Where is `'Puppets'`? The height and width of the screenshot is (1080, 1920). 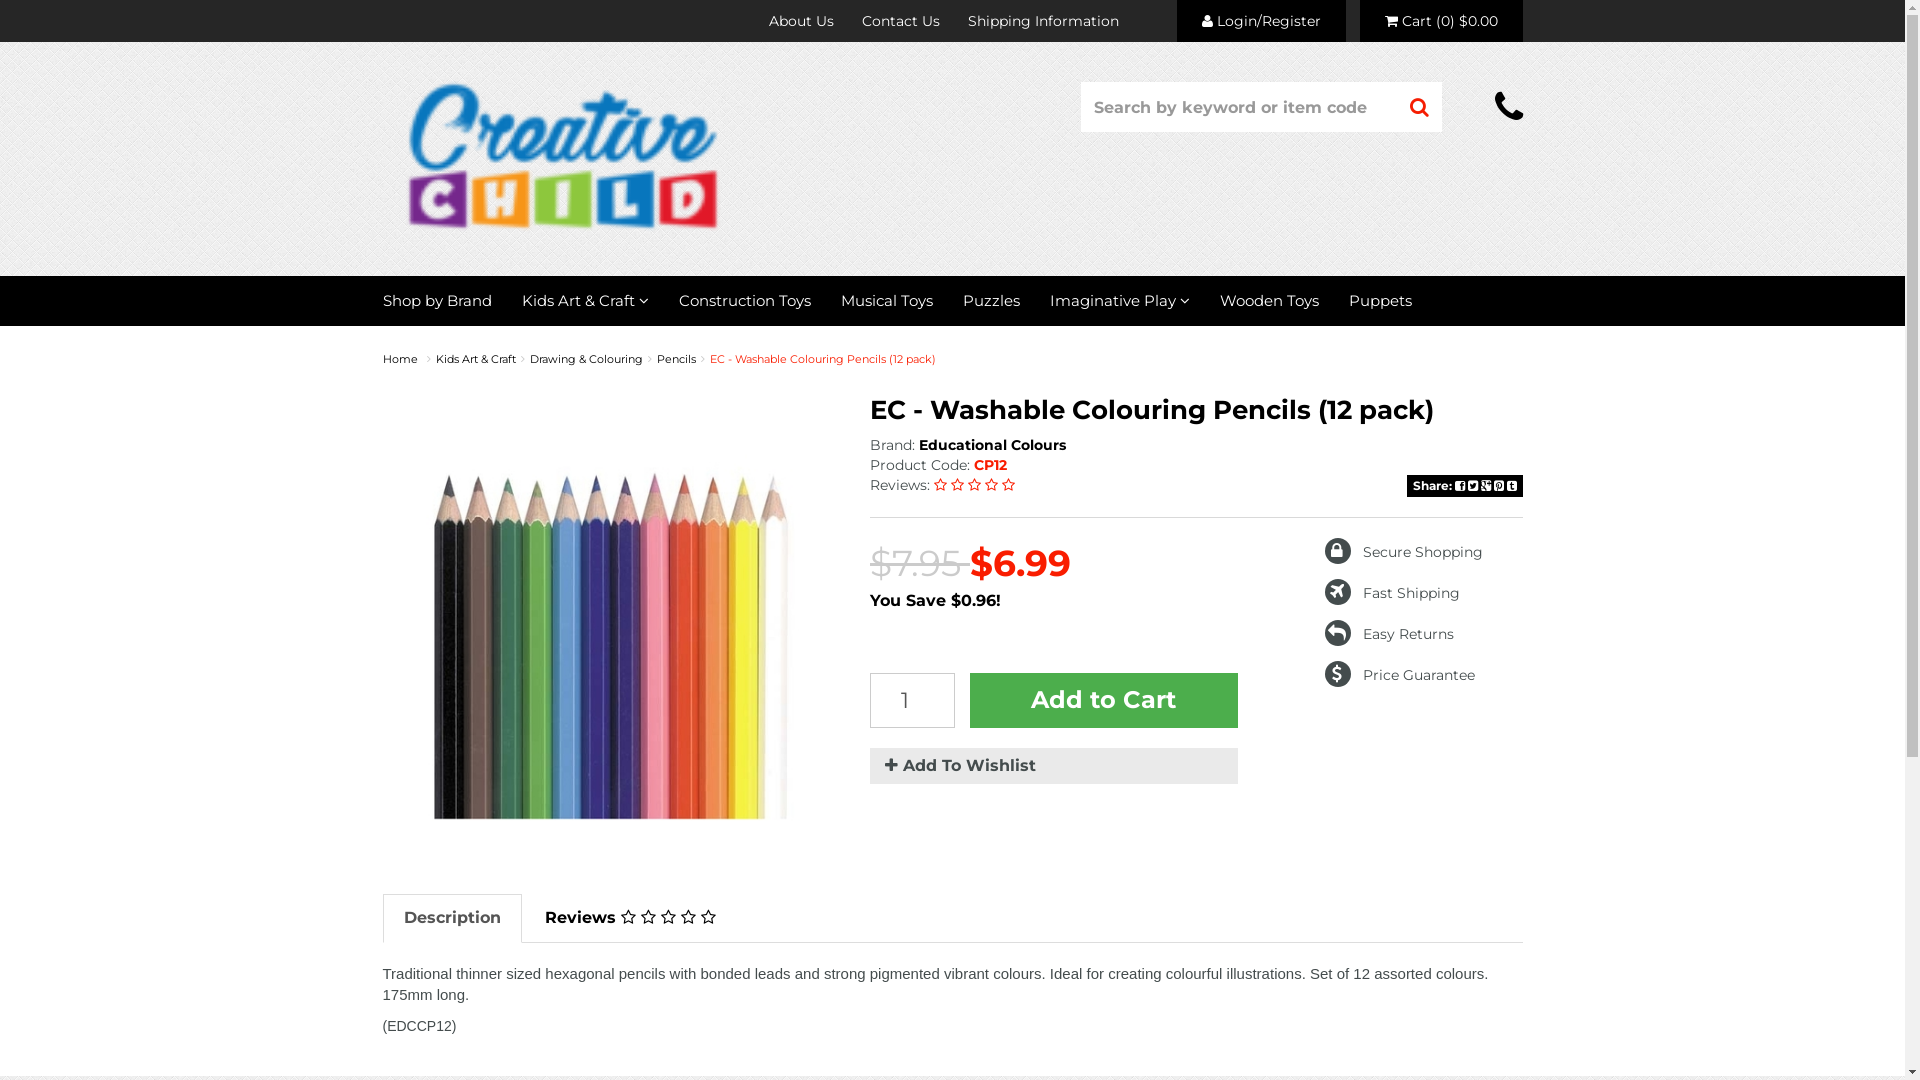 'Puppets' is located at coordinates (1379, 300).